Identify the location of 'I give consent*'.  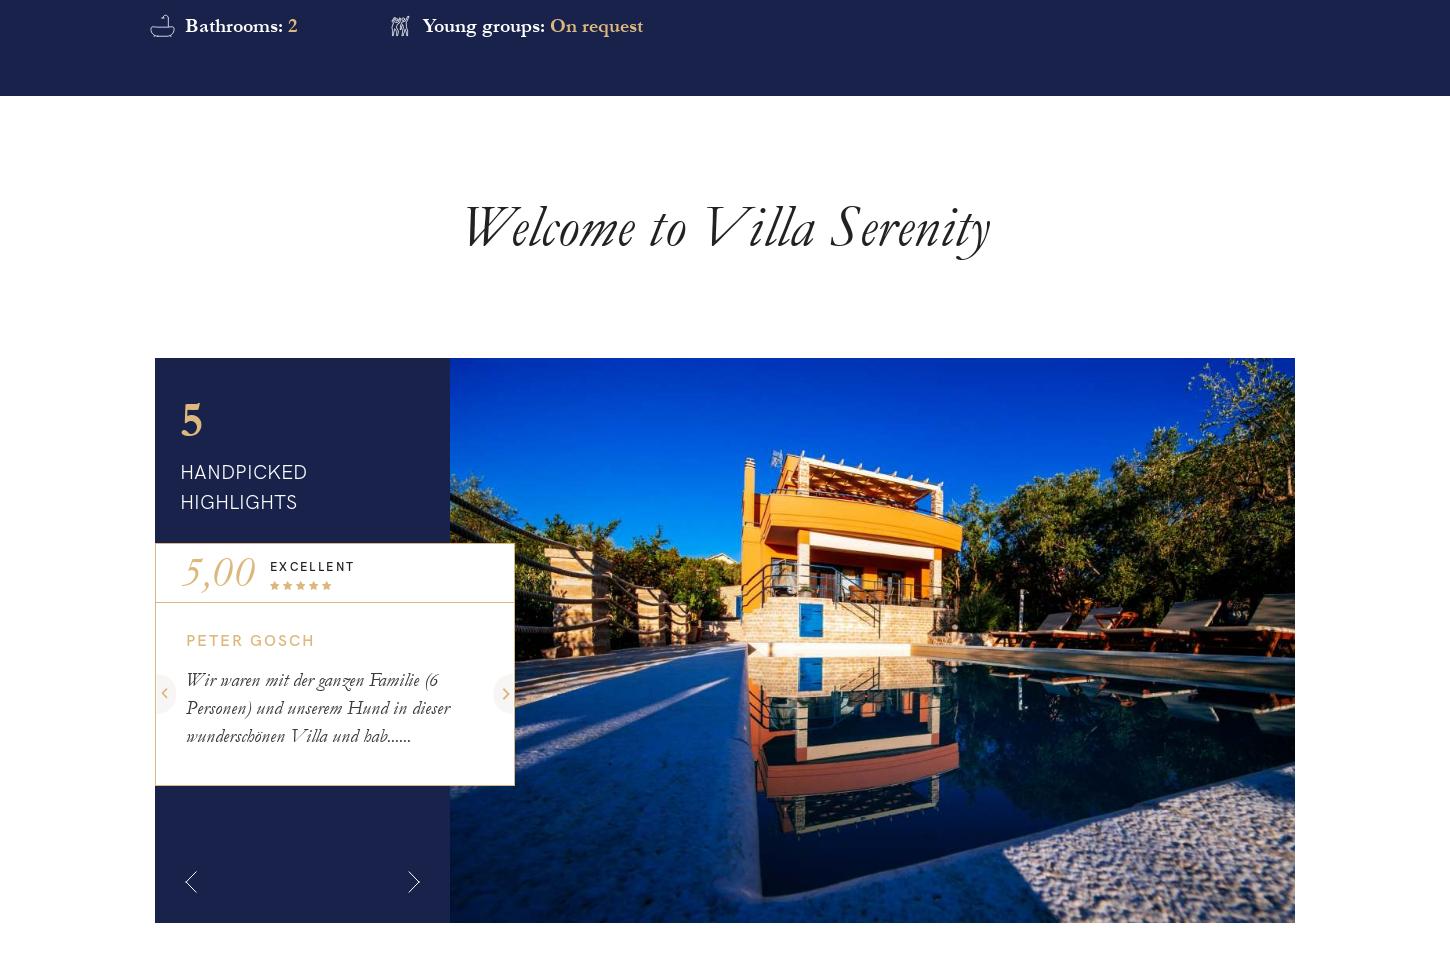
(848, 871).